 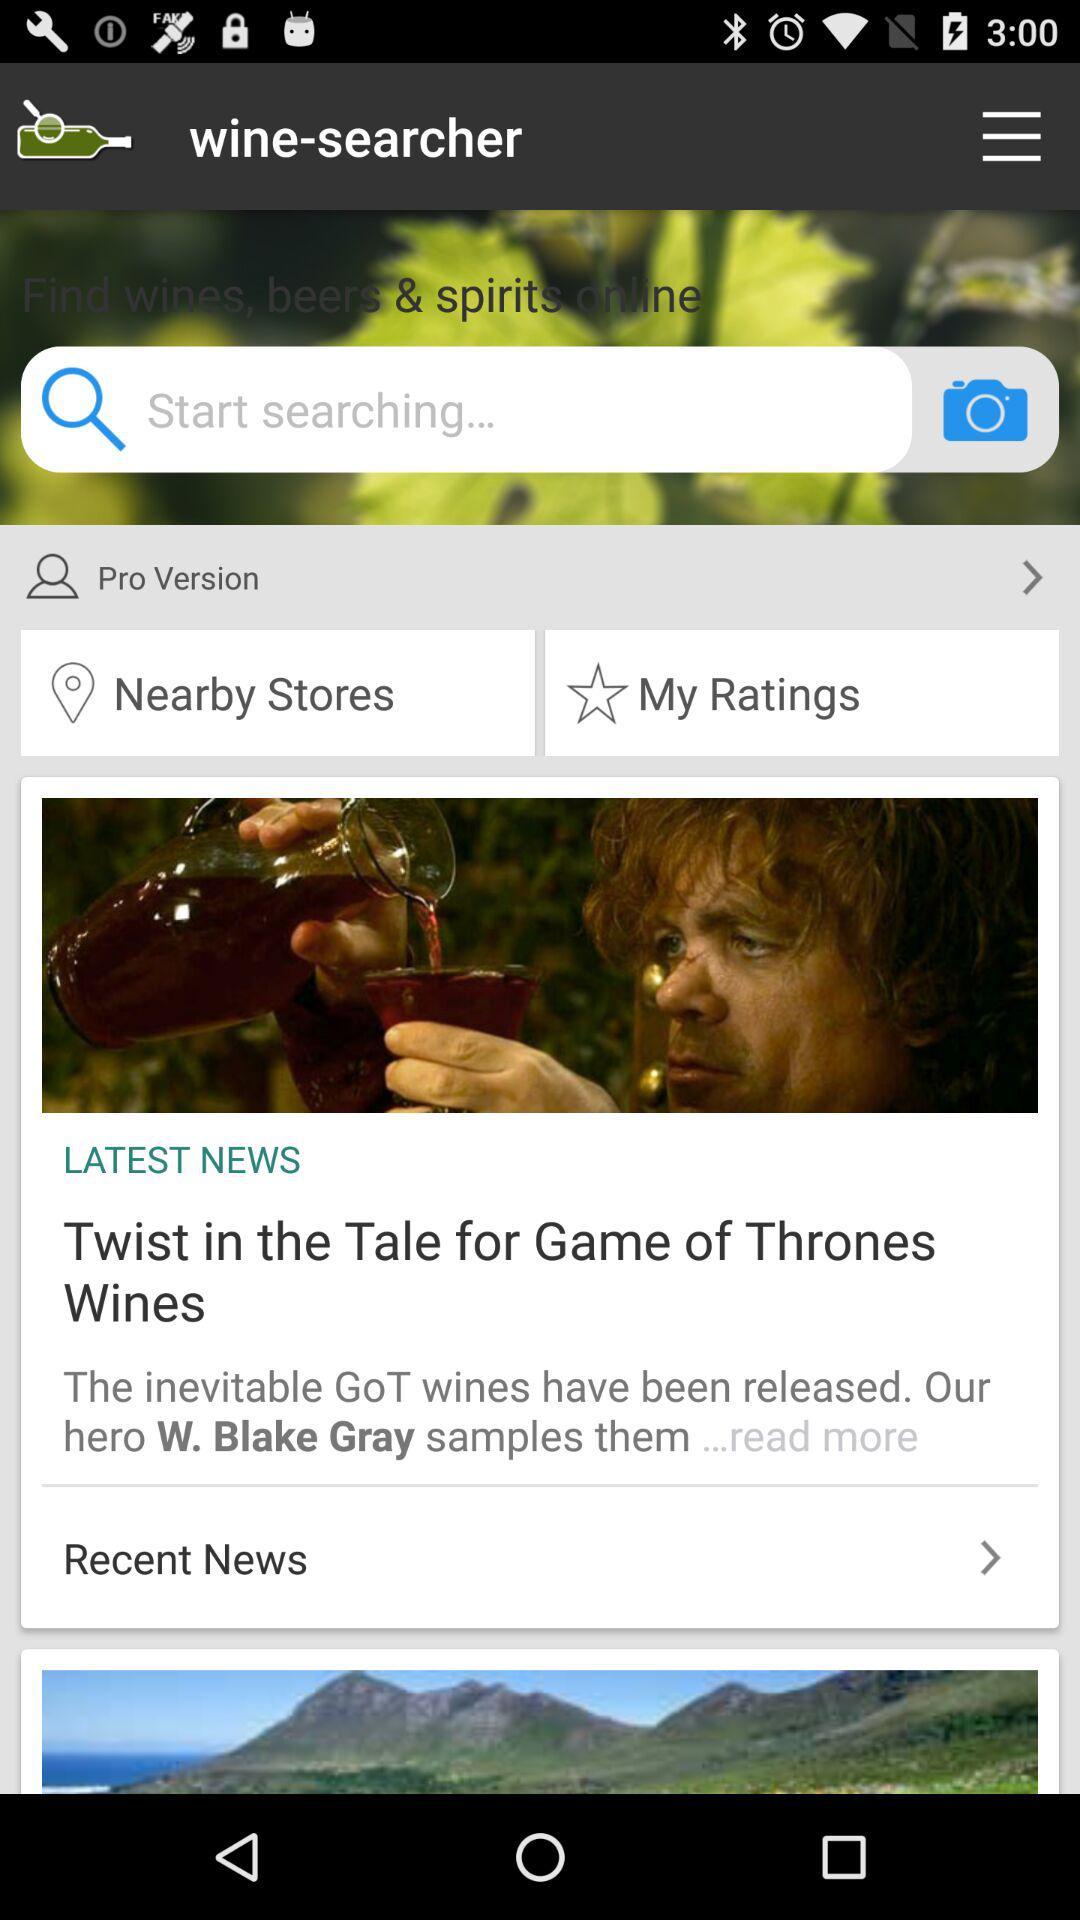 What do you see at coordinates (277, 692) in the screenshot?
I see `the icon to the left of the my ratings item` at bounding box center [277, 692].